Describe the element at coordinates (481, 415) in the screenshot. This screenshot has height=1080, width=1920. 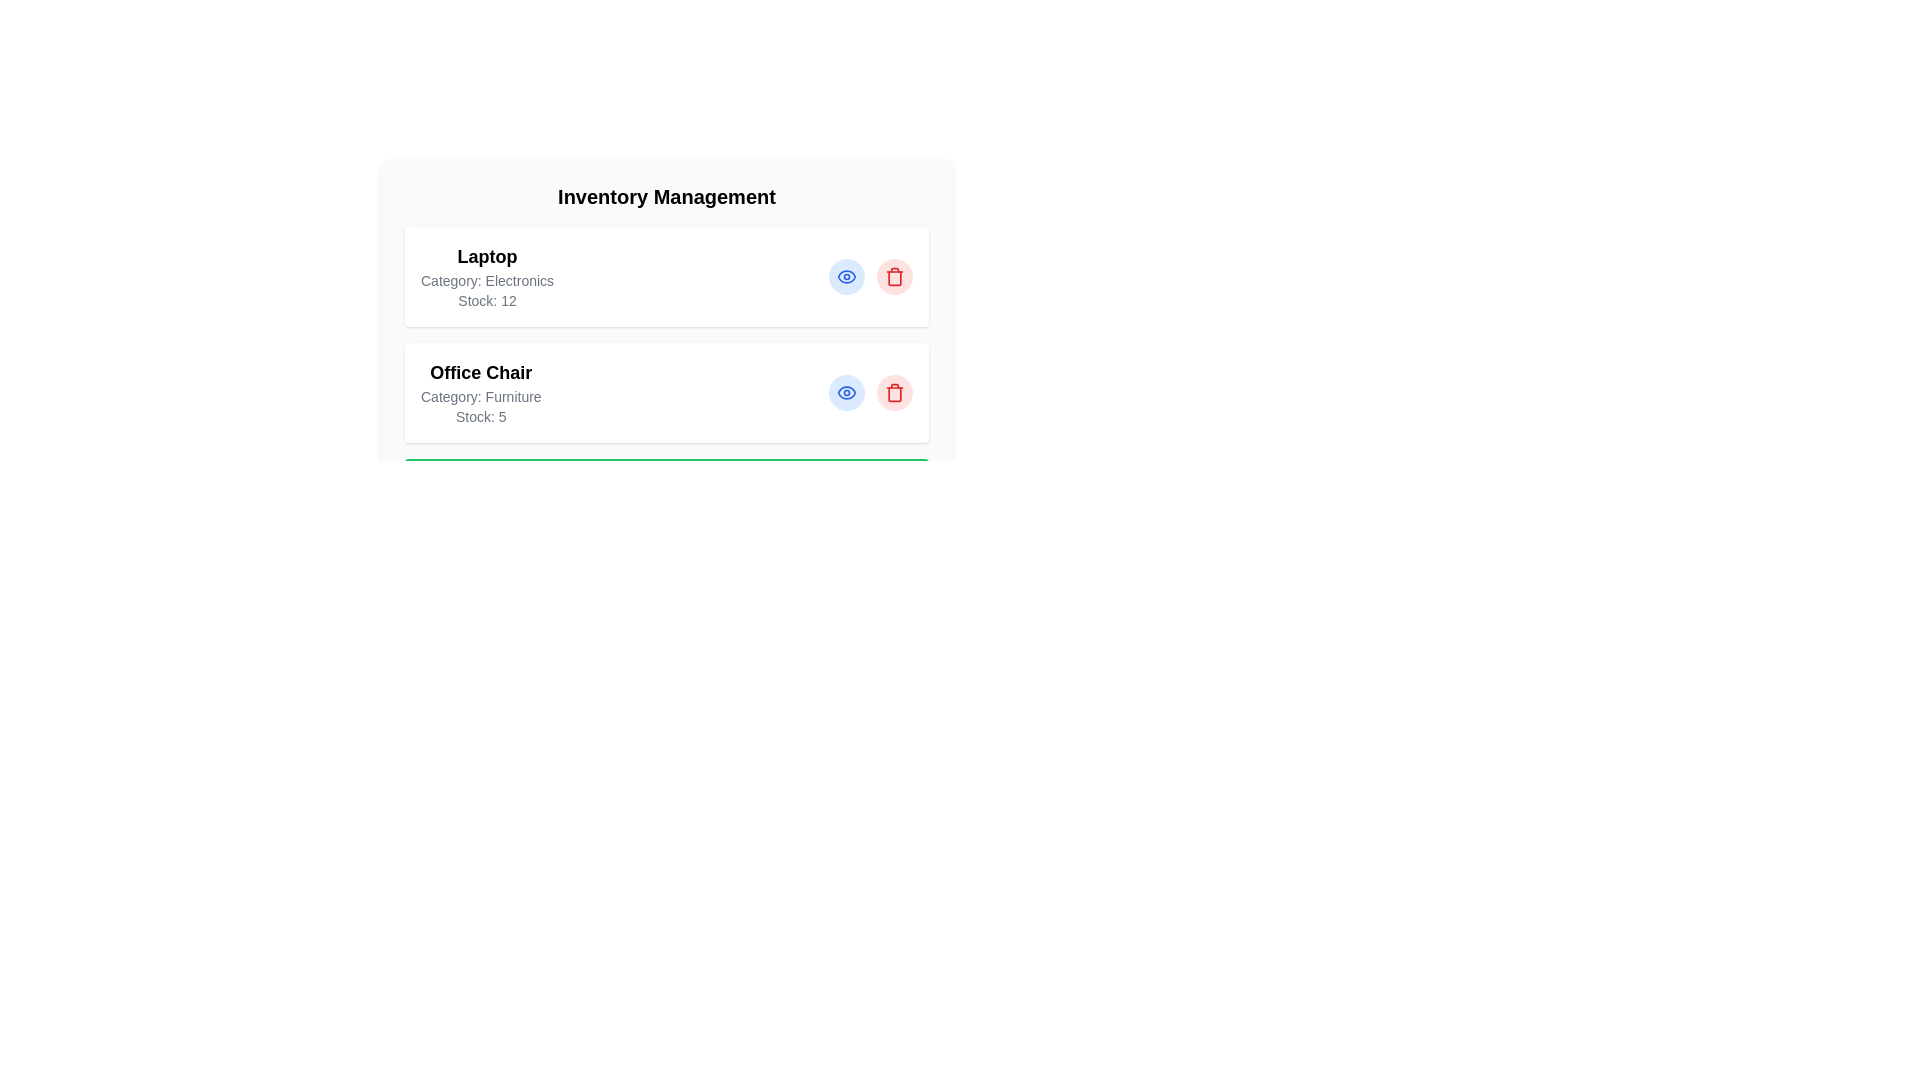
I see `the text Stock: 5 within the component` at that location.